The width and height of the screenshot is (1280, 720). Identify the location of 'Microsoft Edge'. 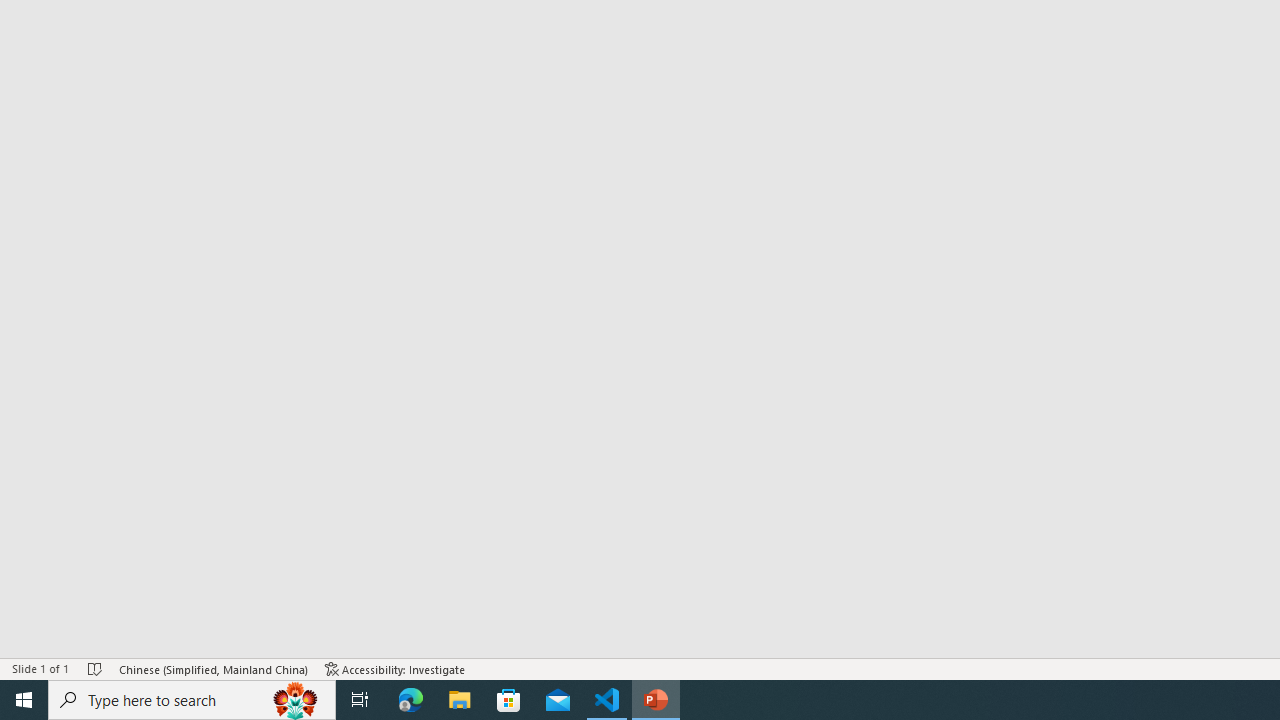
(410, 698).